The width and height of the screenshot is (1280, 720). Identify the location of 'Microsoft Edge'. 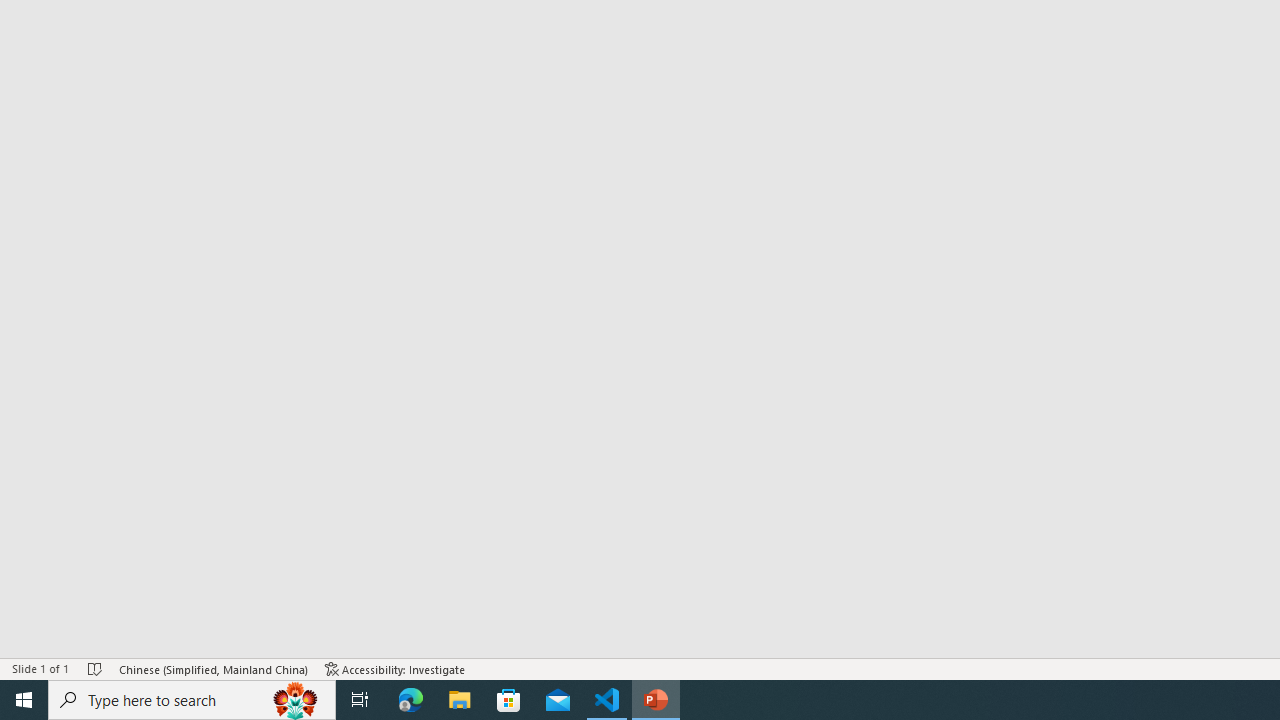
(410, 698).